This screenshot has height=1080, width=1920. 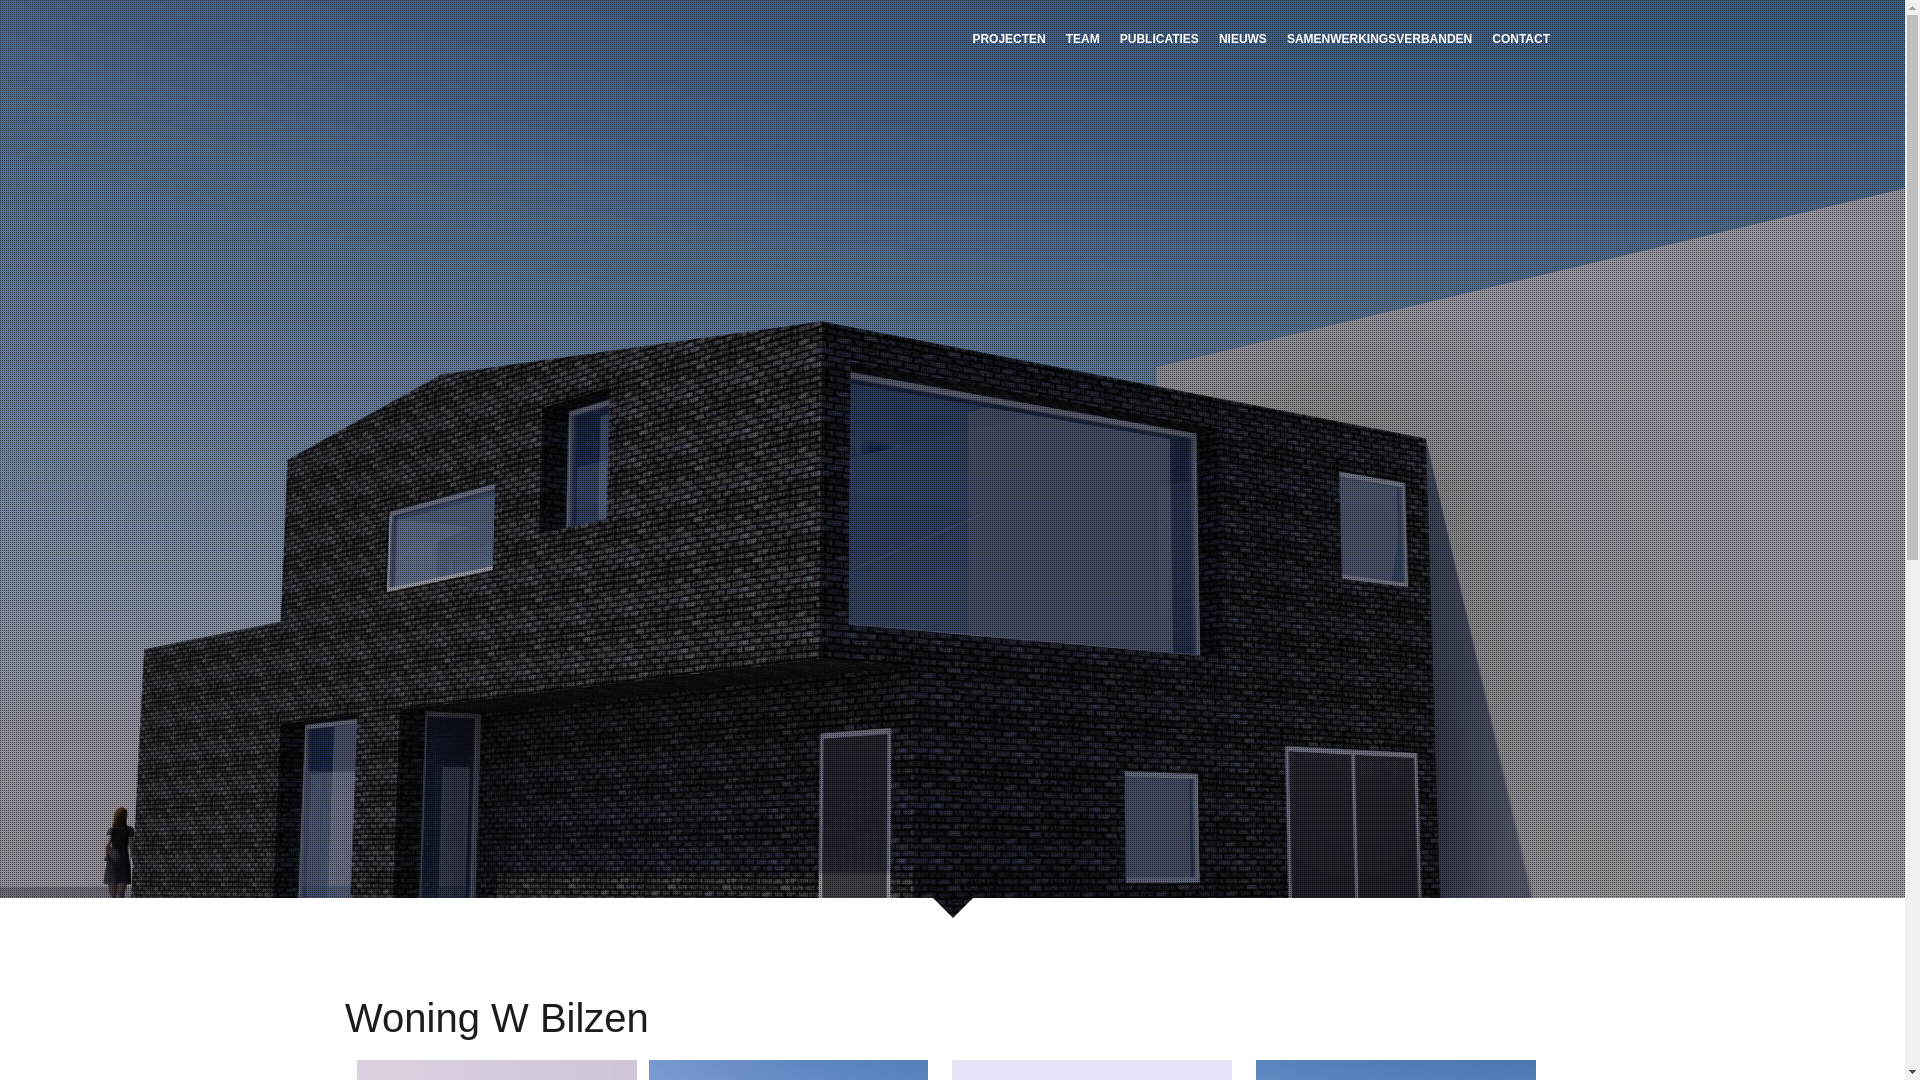 What do you see at coordinates (1082, 37) in the screenshot?
I see `'TEAM'` at bounding box center [1082, 37].